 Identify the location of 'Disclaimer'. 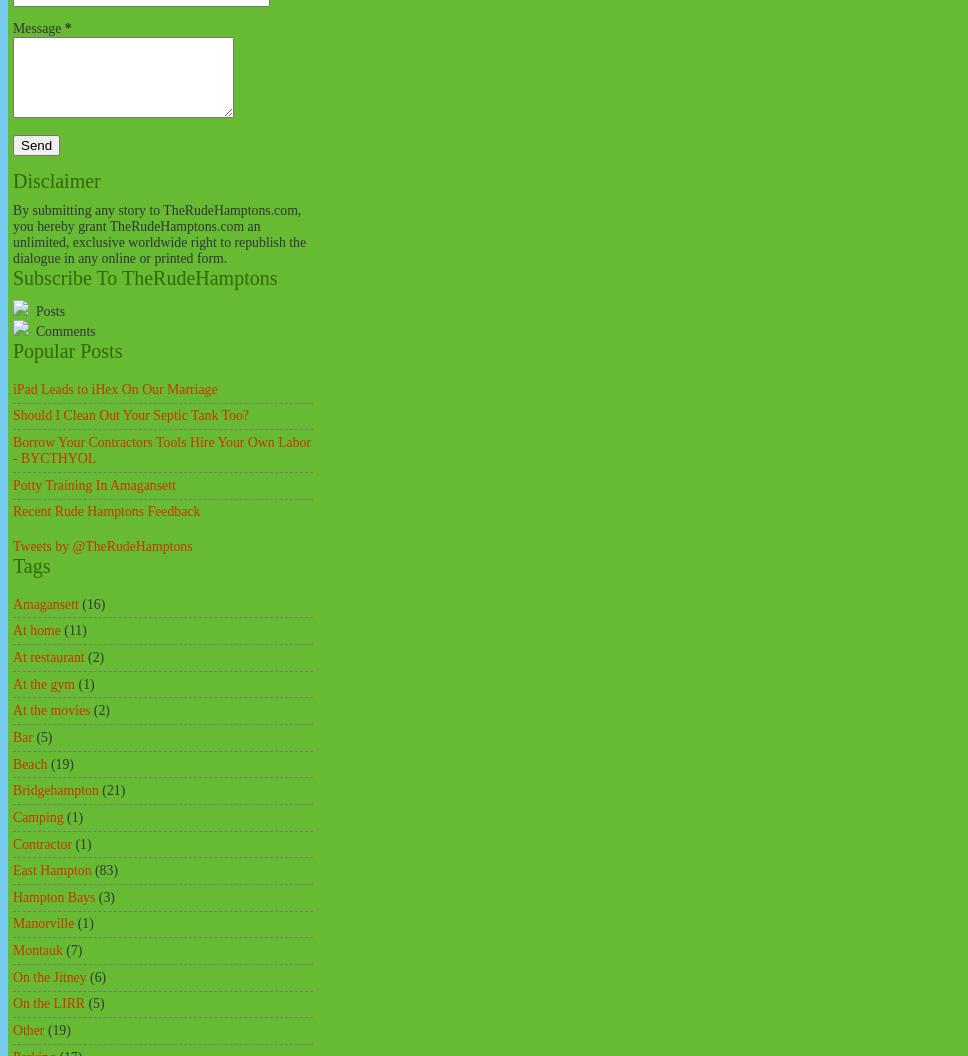
(55, 180).